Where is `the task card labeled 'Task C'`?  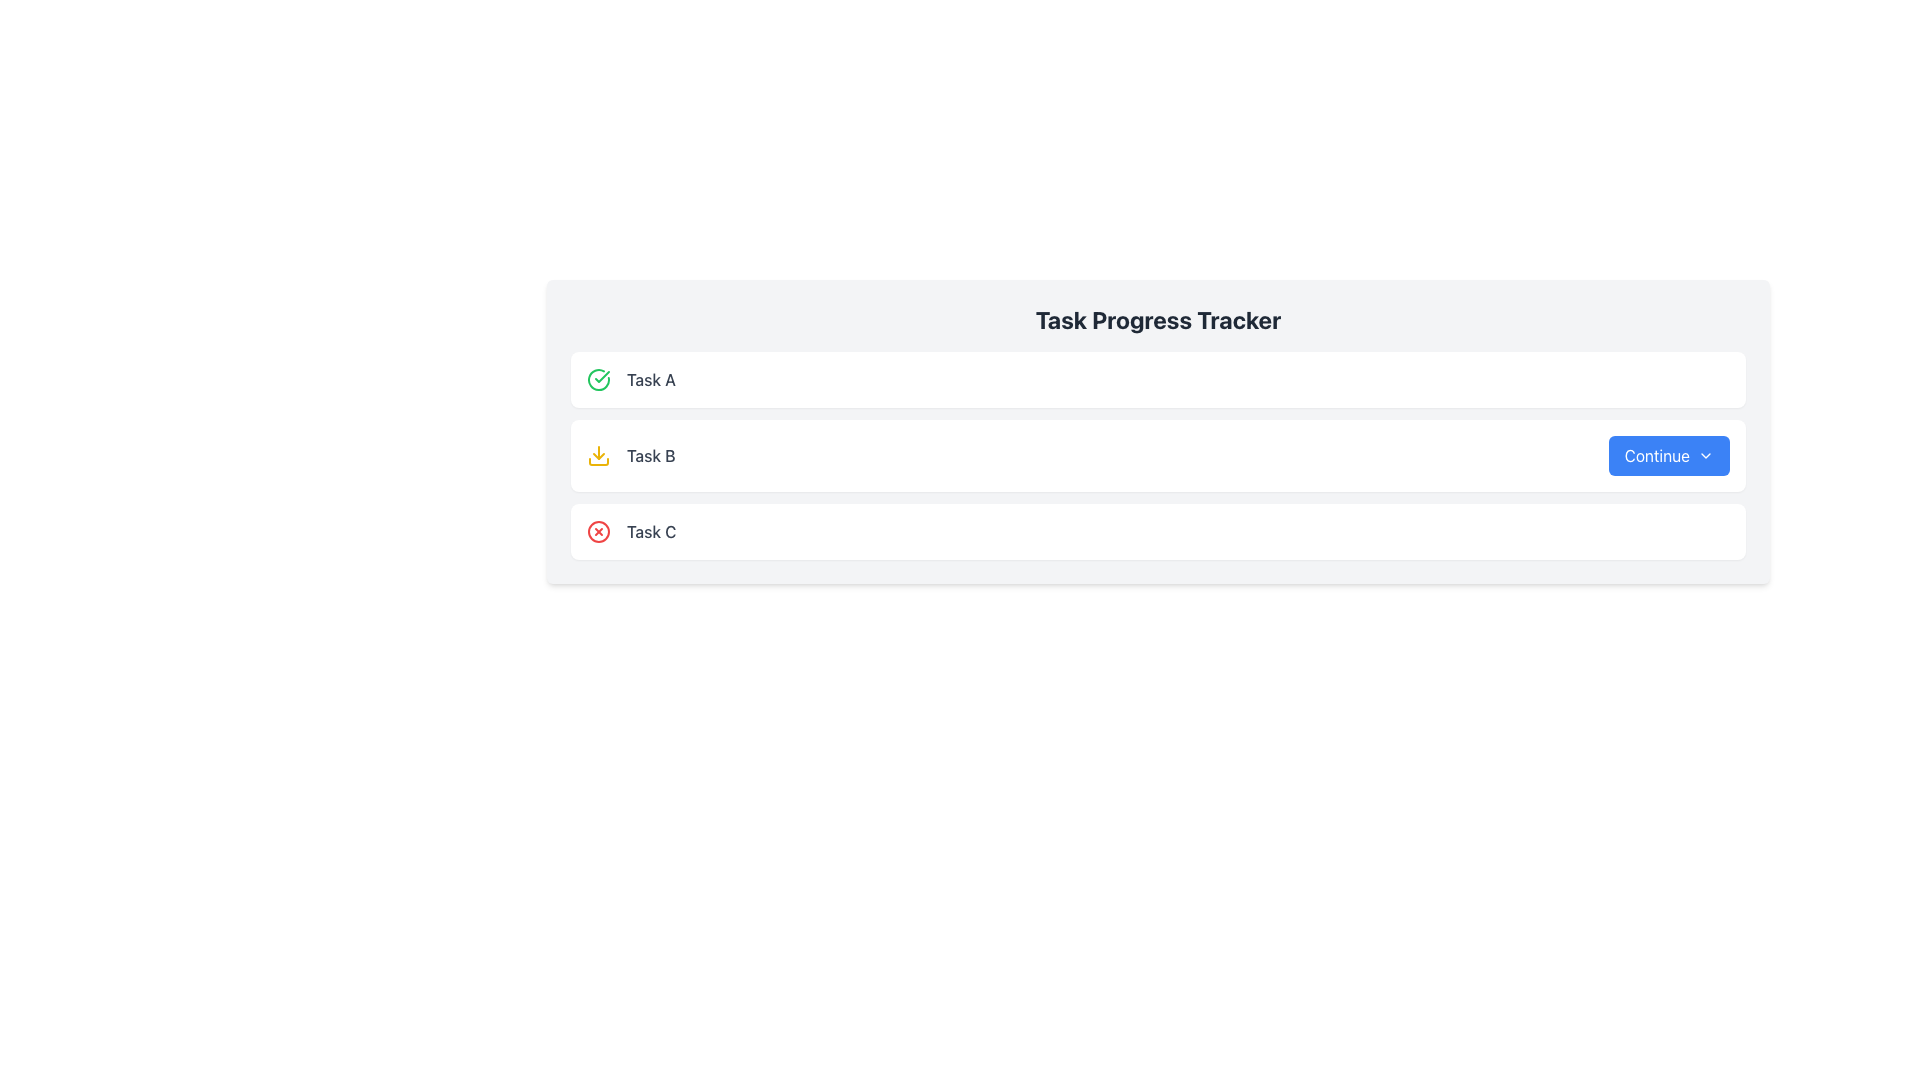
the task card labeled 'Task C' is located at coordinates (1158, 531).